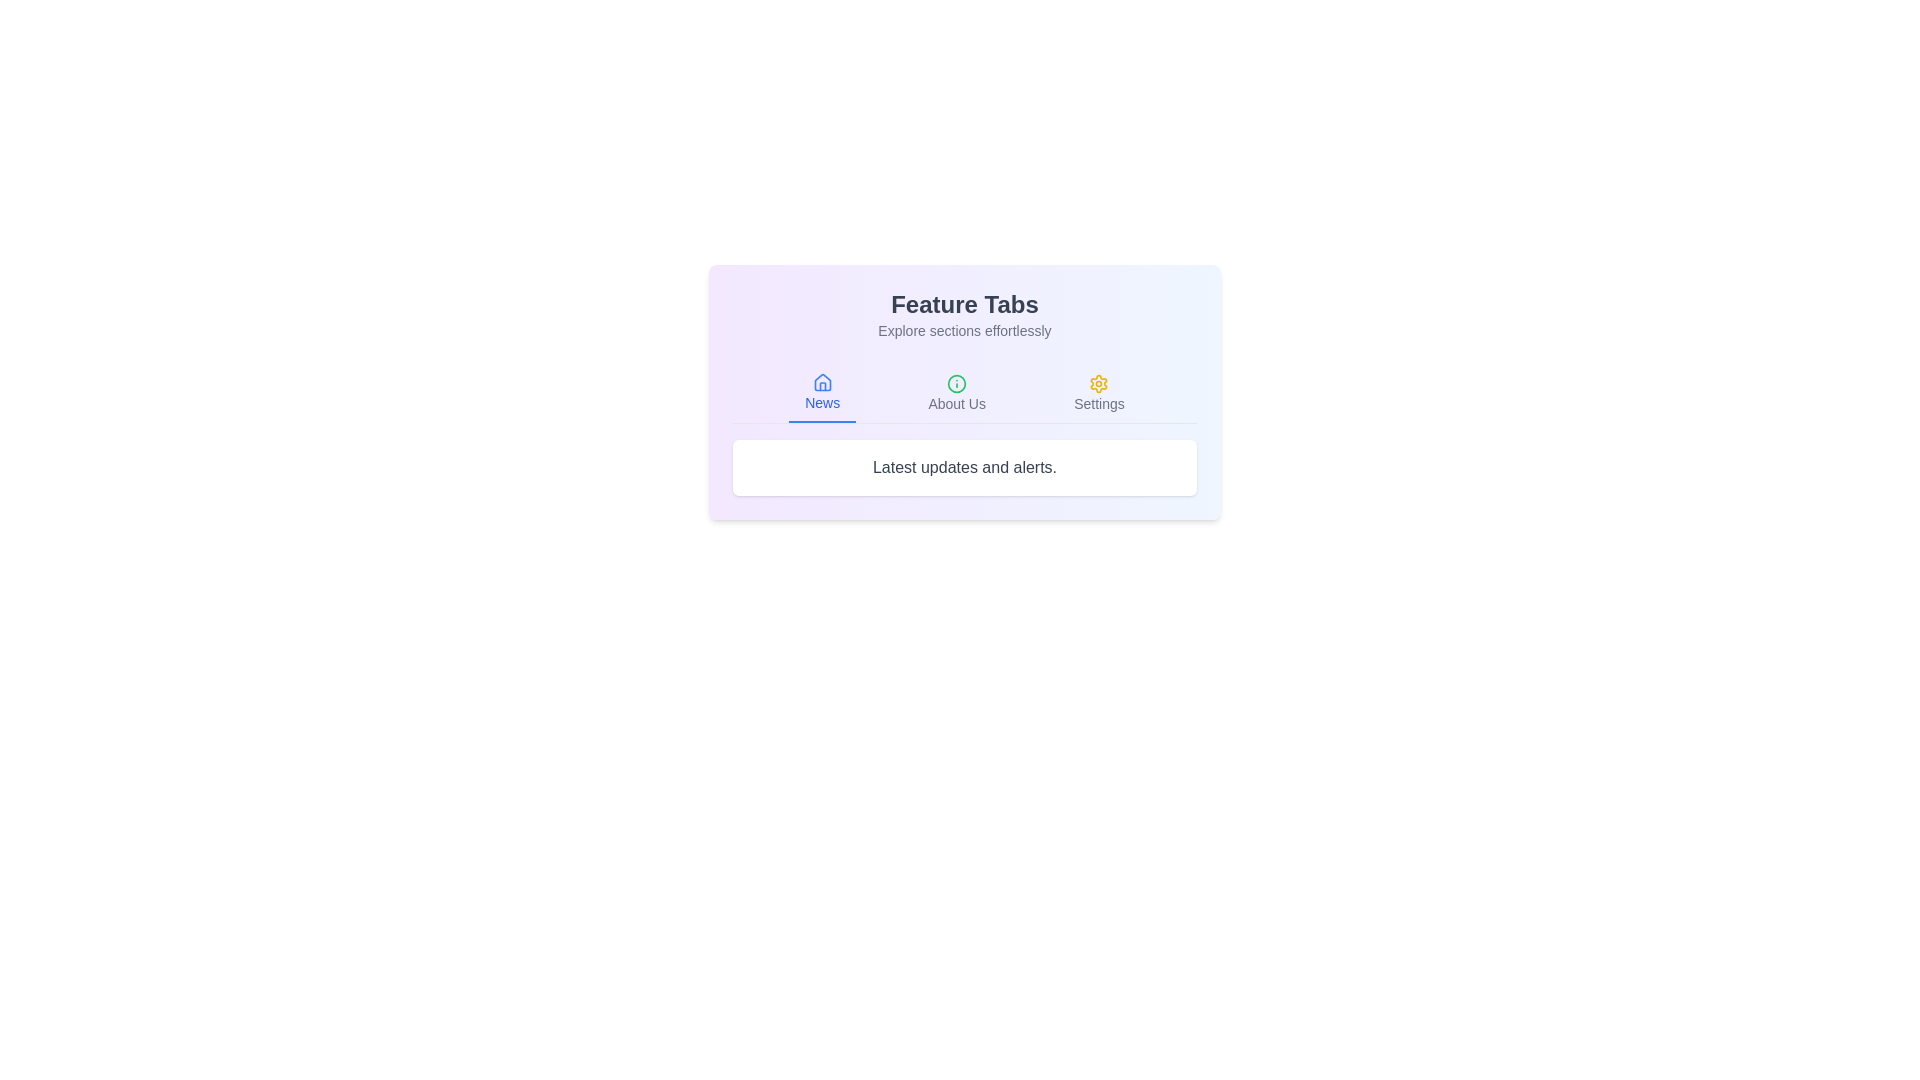 This screenshot has height=1080, width=1920. Describe the element at coordinates (821, 393) in the screenshot. I see `the News tab to explore its content` at that location.